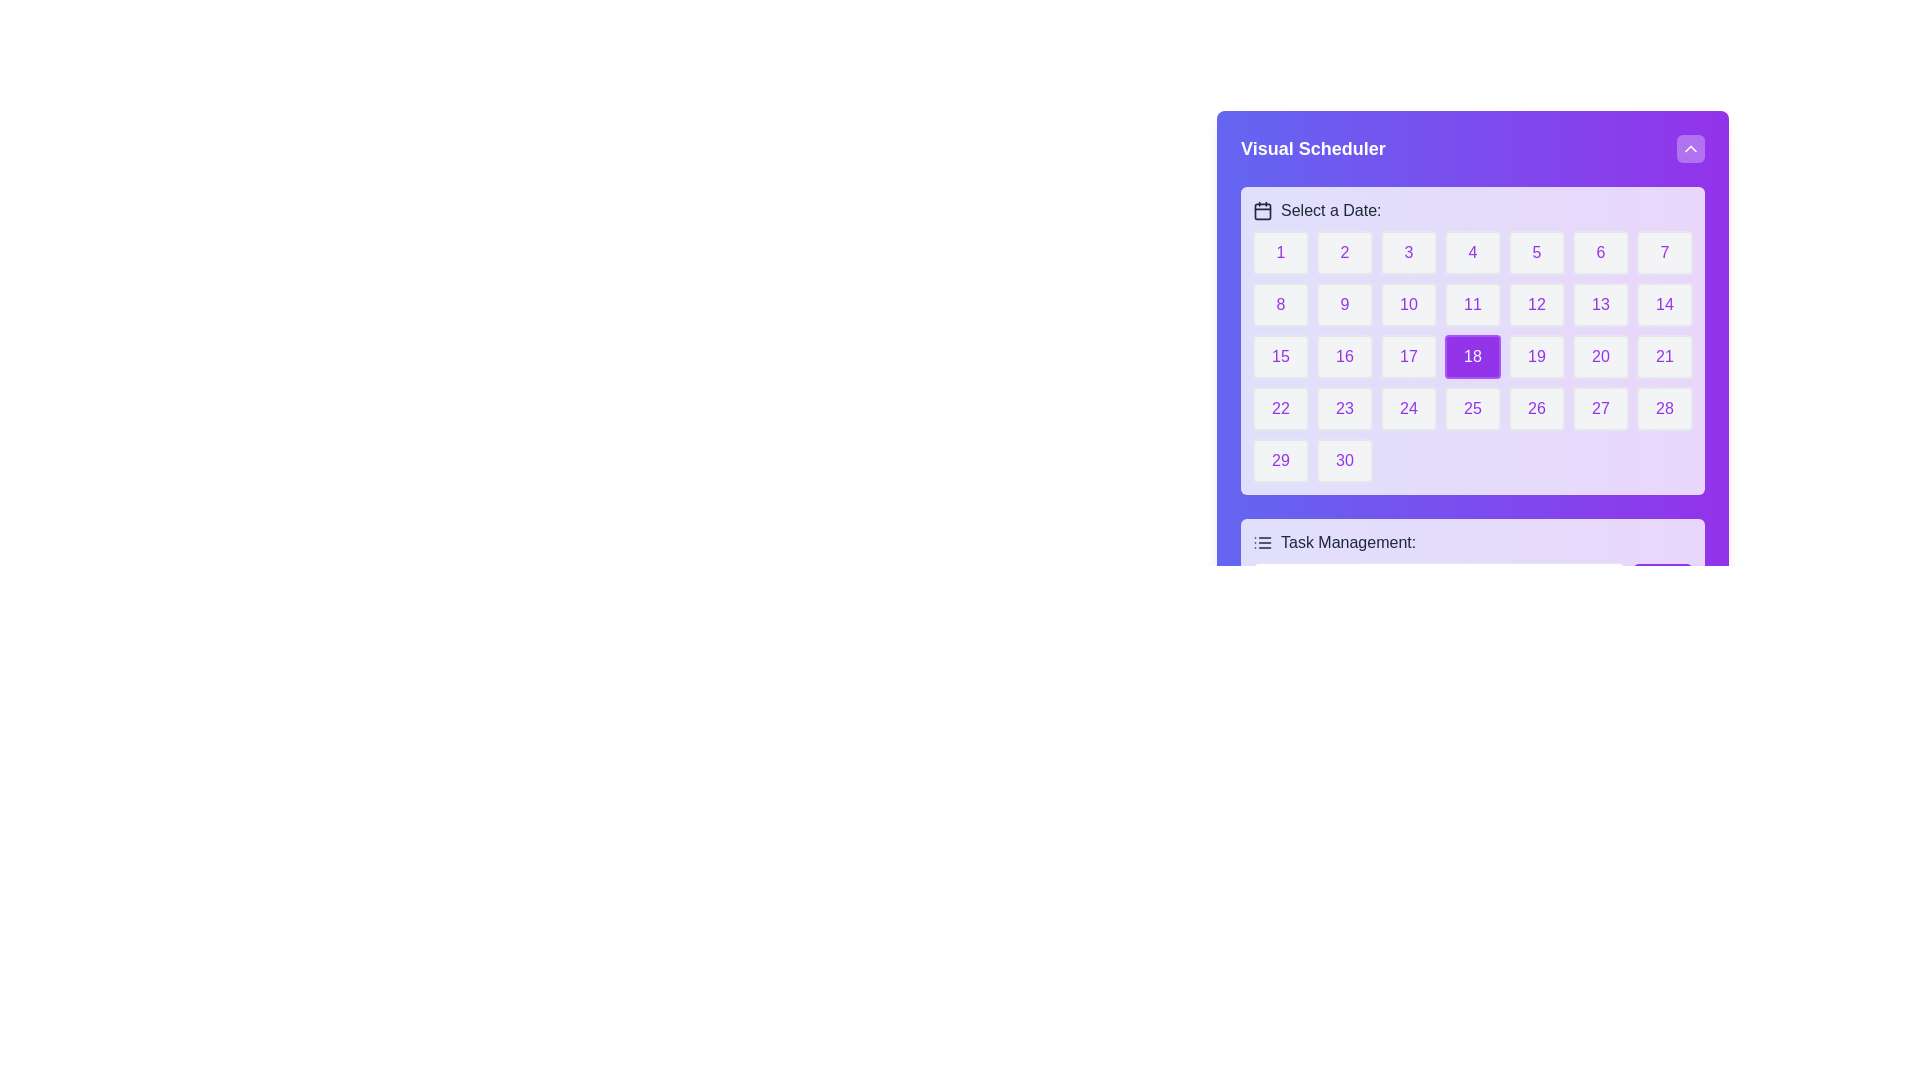 This screenshot has width=1920, height=1080. Describe the element at coordinates (1331, 211) in the screenshot. I see `text of the label positioned to the right of the calendar icon in the calendar widget interface` at that location.